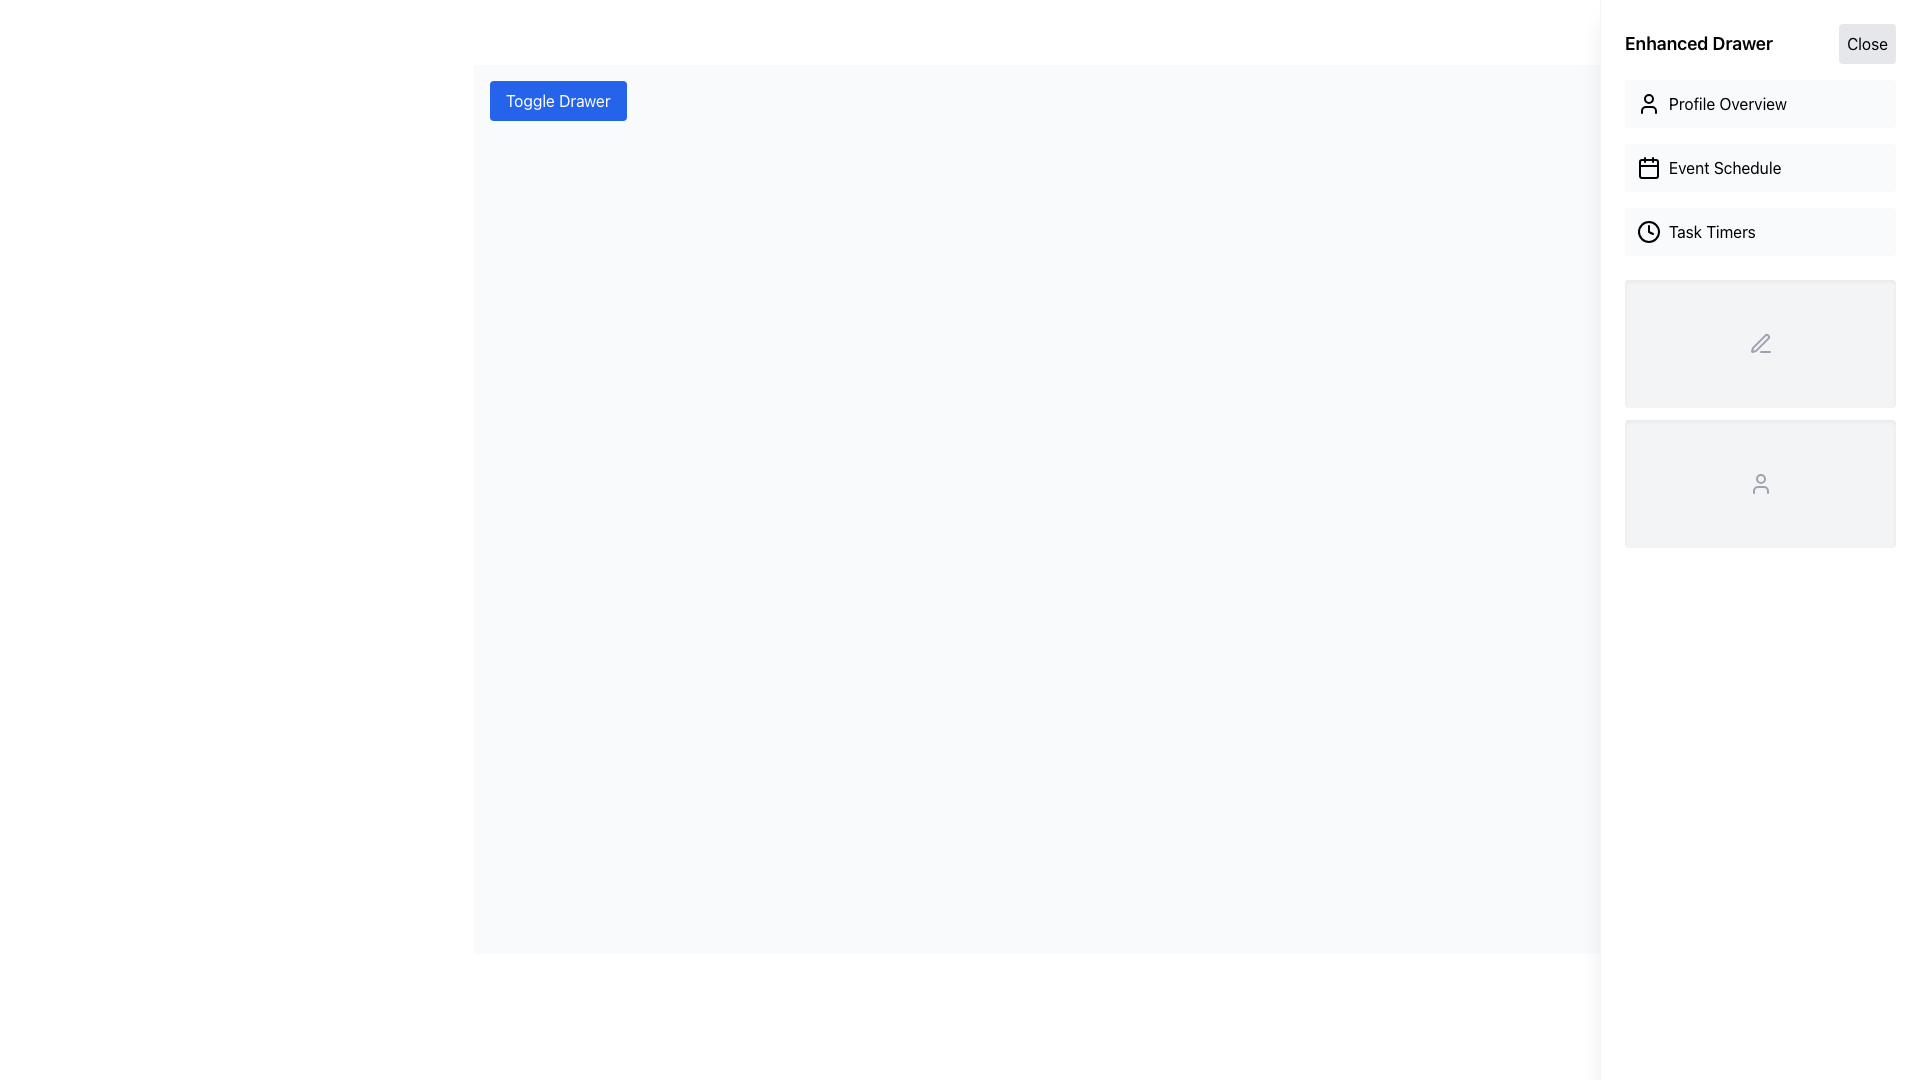  What do you see at coordinates (1760, 483) in the screenshot?
I see `the user profile icon located in the second card of the right-hand panel` at bounding box center [1760, 483].